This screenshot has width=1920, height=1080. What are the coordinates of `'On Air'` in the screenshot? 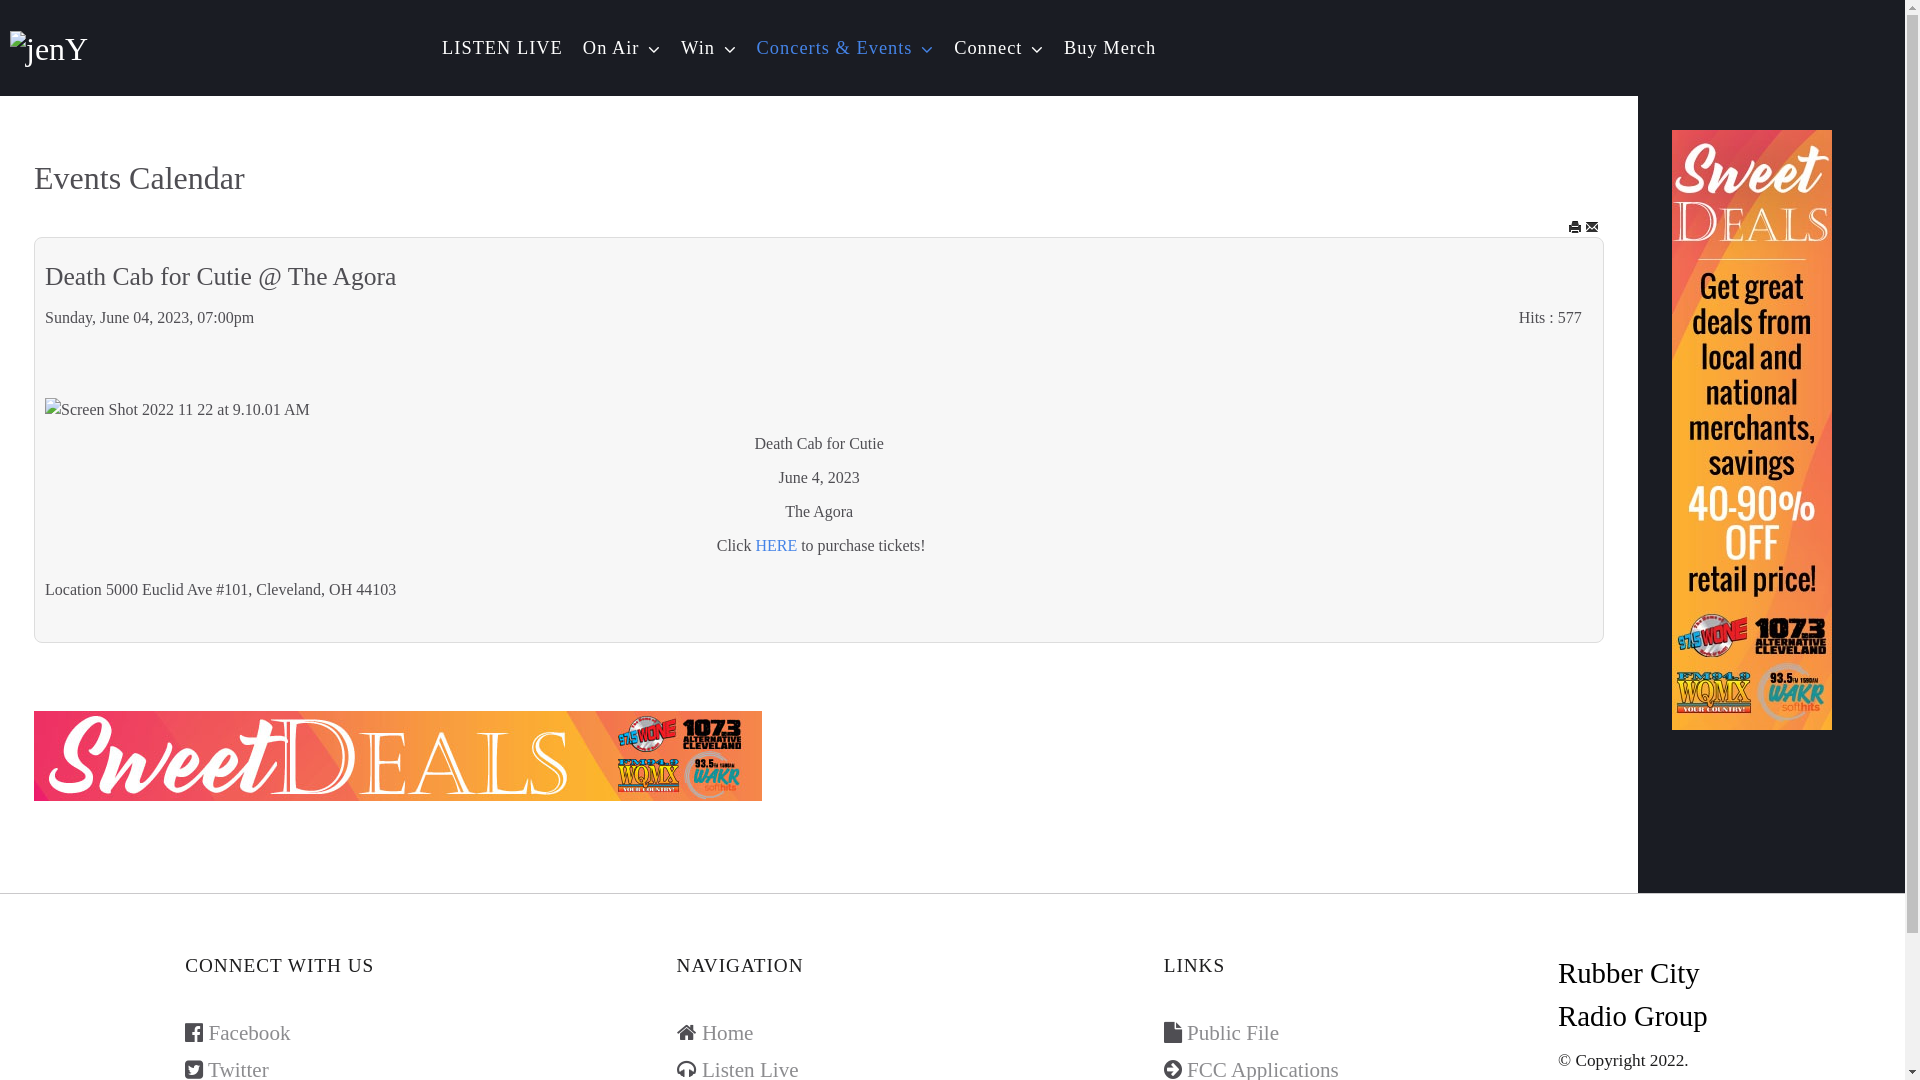 It's located at (621, 46).